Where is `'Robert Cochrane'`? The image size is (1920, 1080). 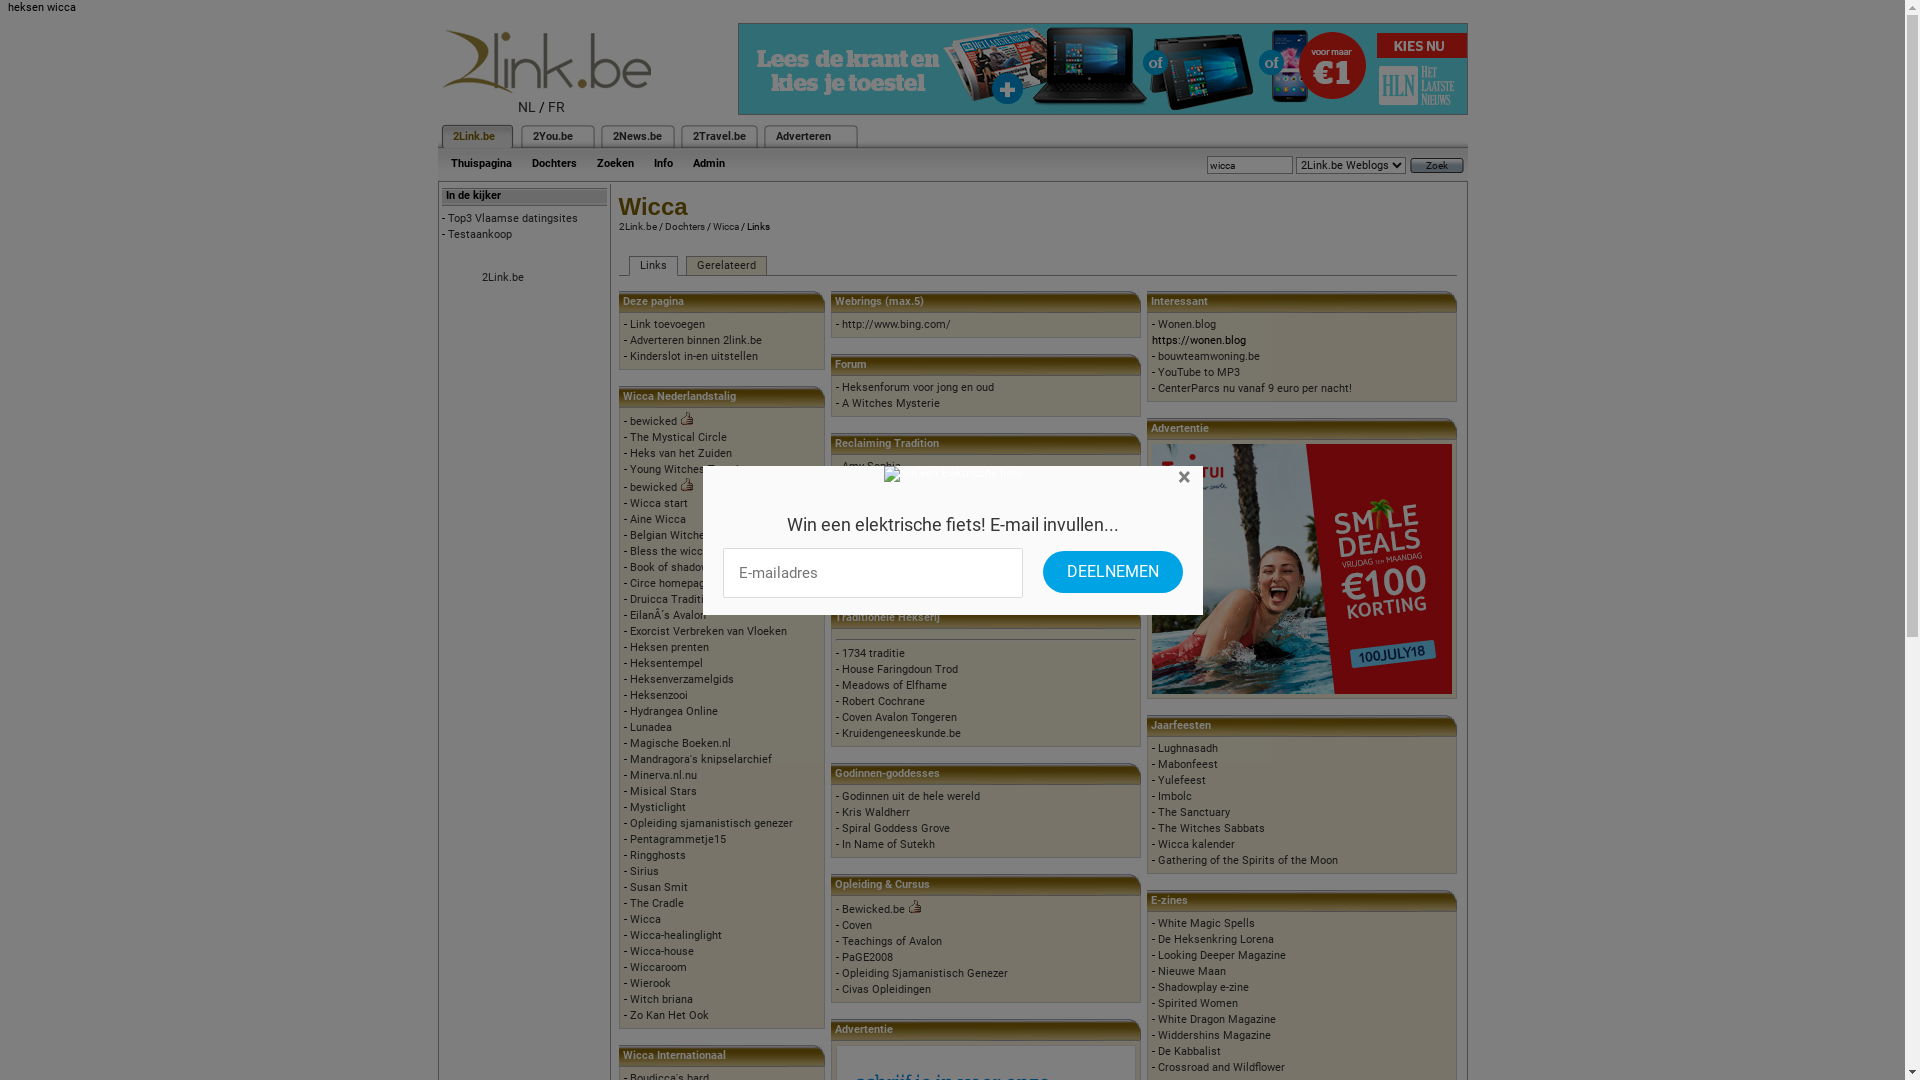 'Robert Cochrane' is located at coordinates (841, 700).